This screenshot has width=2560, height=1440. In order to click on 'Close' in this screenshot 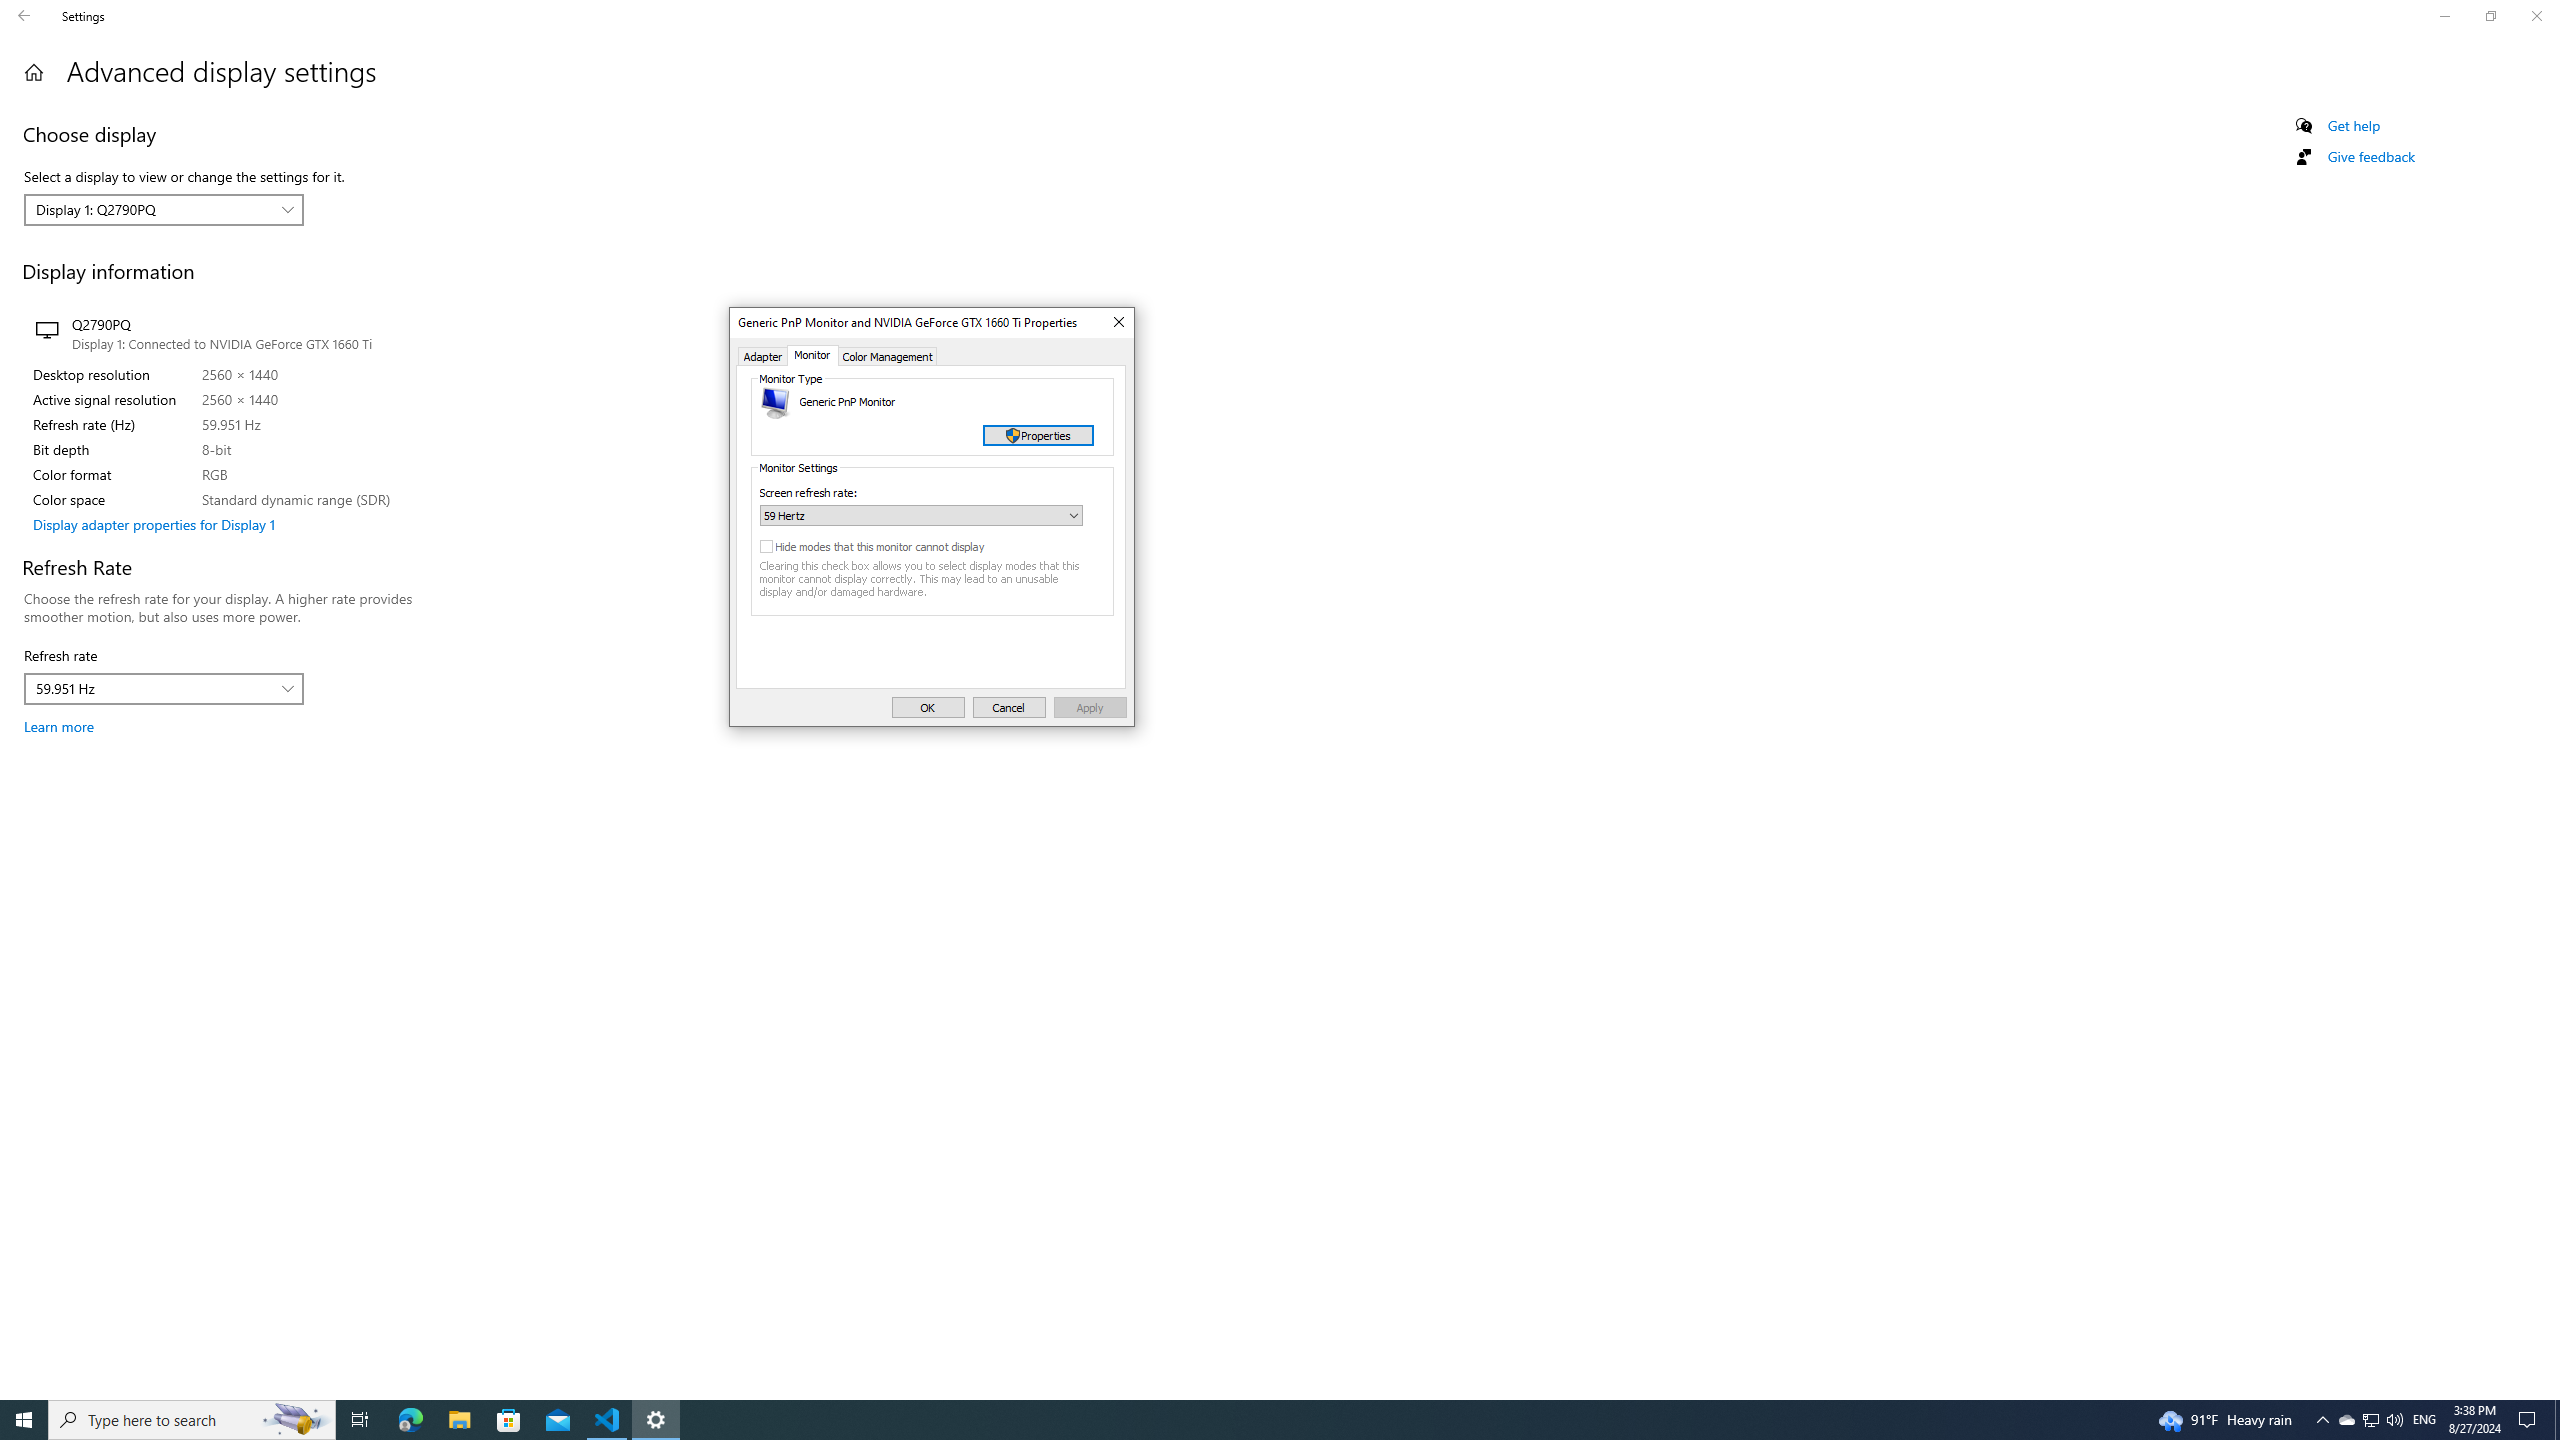, I will do `click(1116, 322)`.